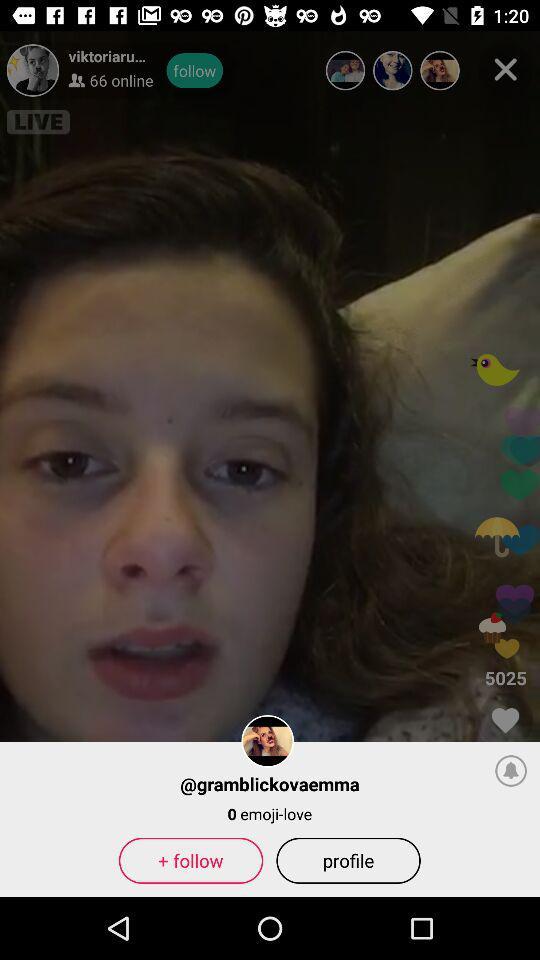 Image resolution: width=540 pixels, height=960 pixels. Describe the element at coordinates (511, 769) in the screenshot. I see `switch notification option` at that location.